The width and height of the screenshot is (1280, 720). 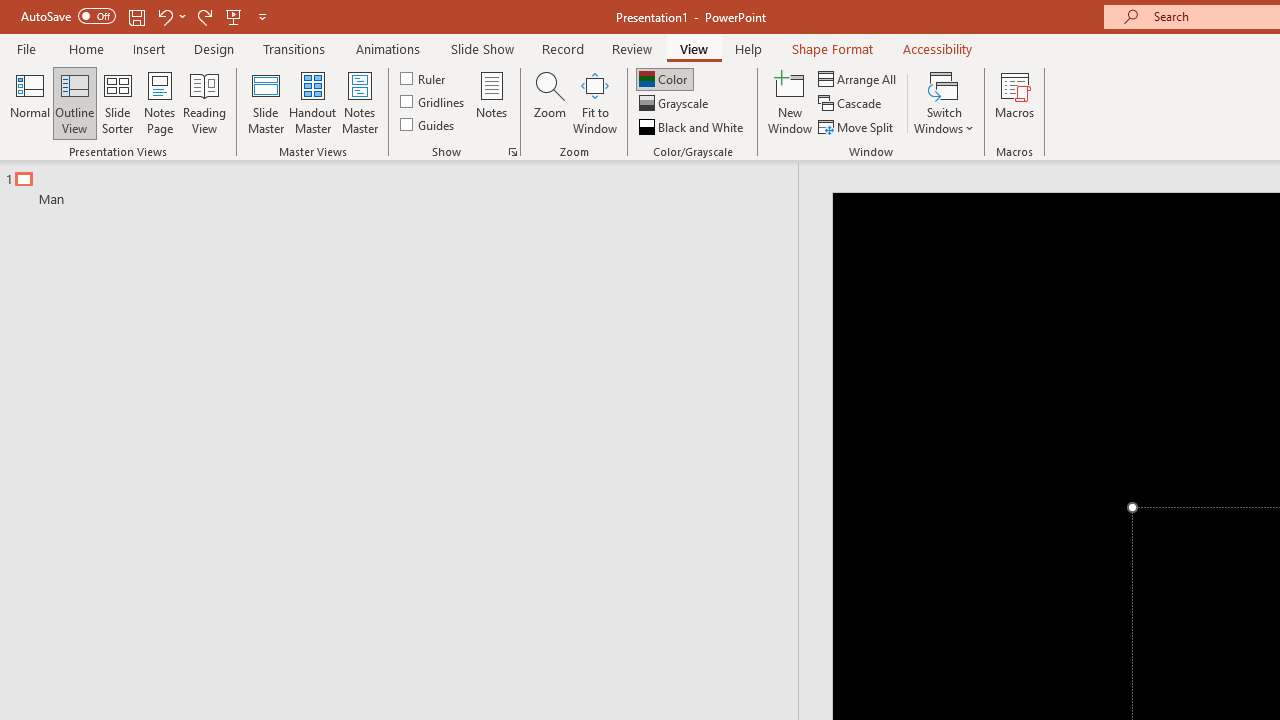 I want to click on 'Ruler', so click(x=423, y=77).